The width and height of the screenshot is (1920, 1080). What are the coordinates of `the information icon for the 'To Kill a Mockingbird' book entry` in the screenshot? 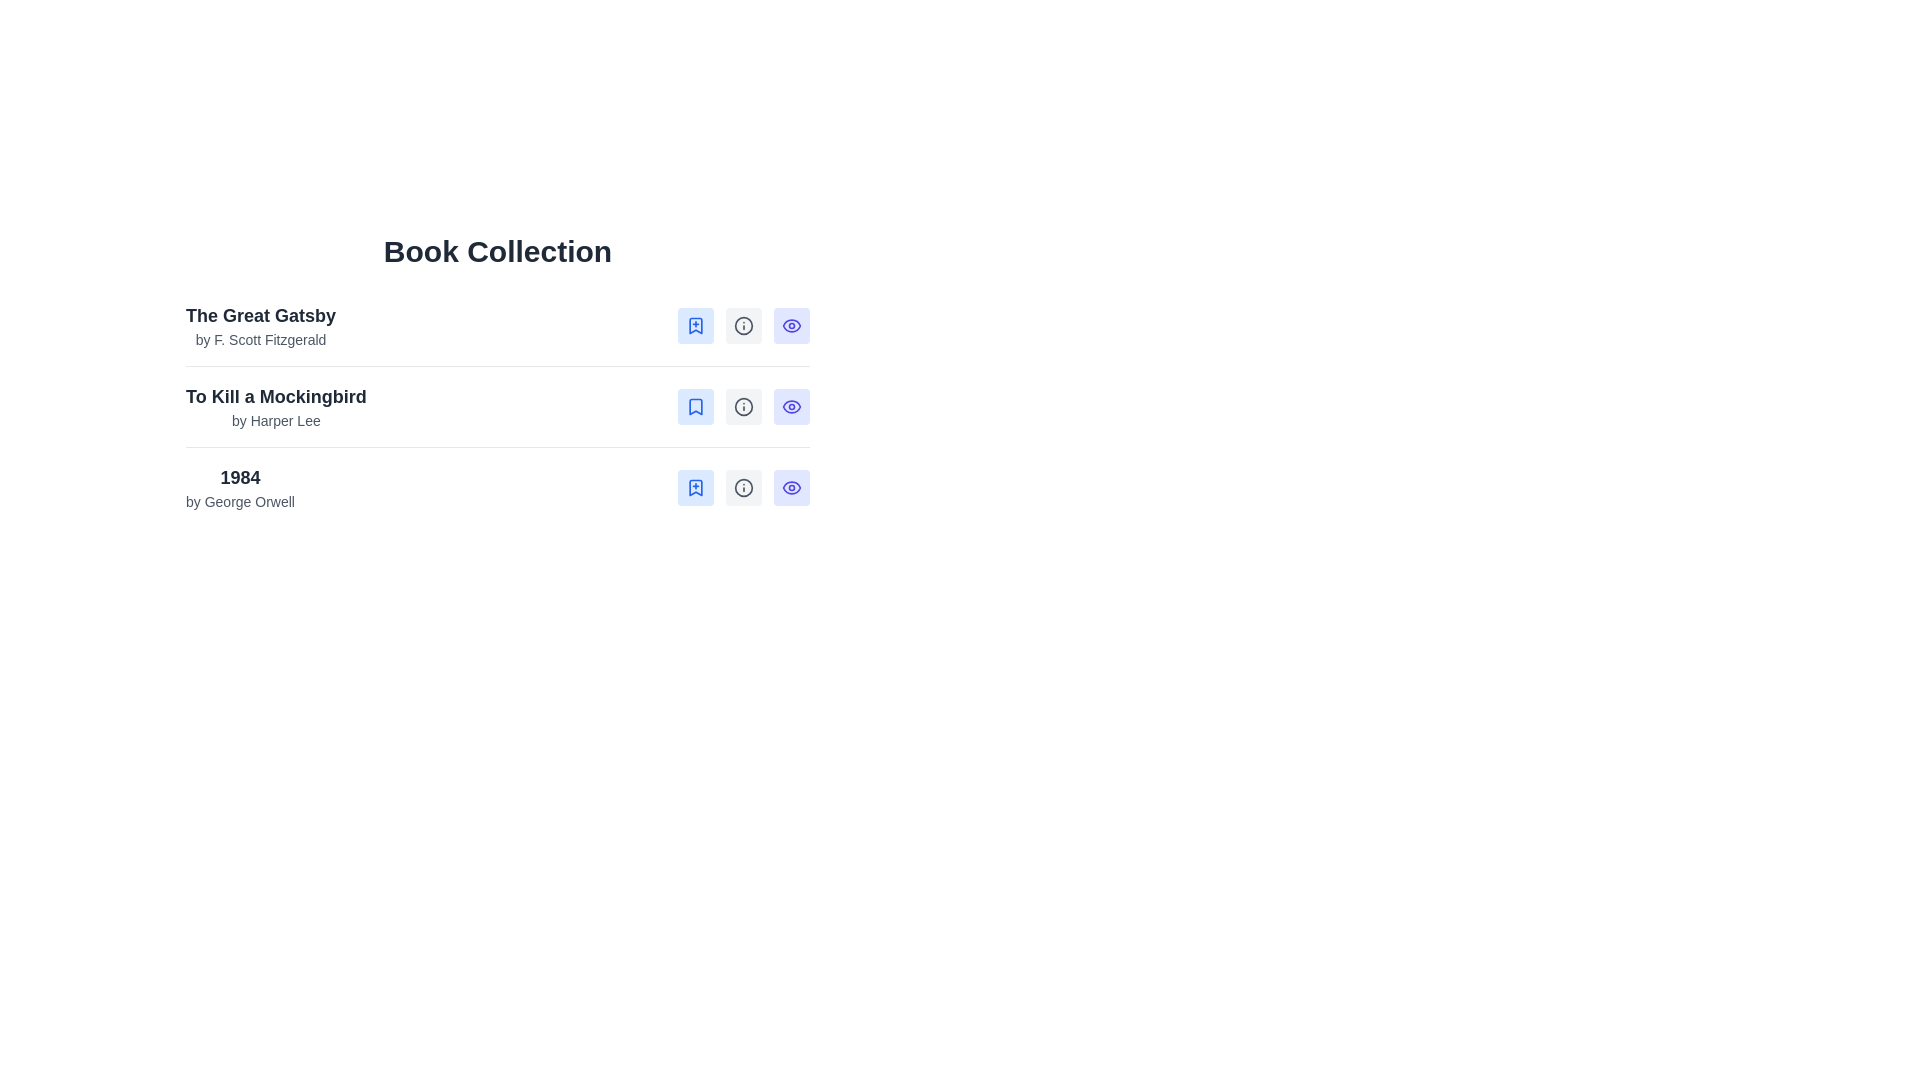 It's located at (743, 406).